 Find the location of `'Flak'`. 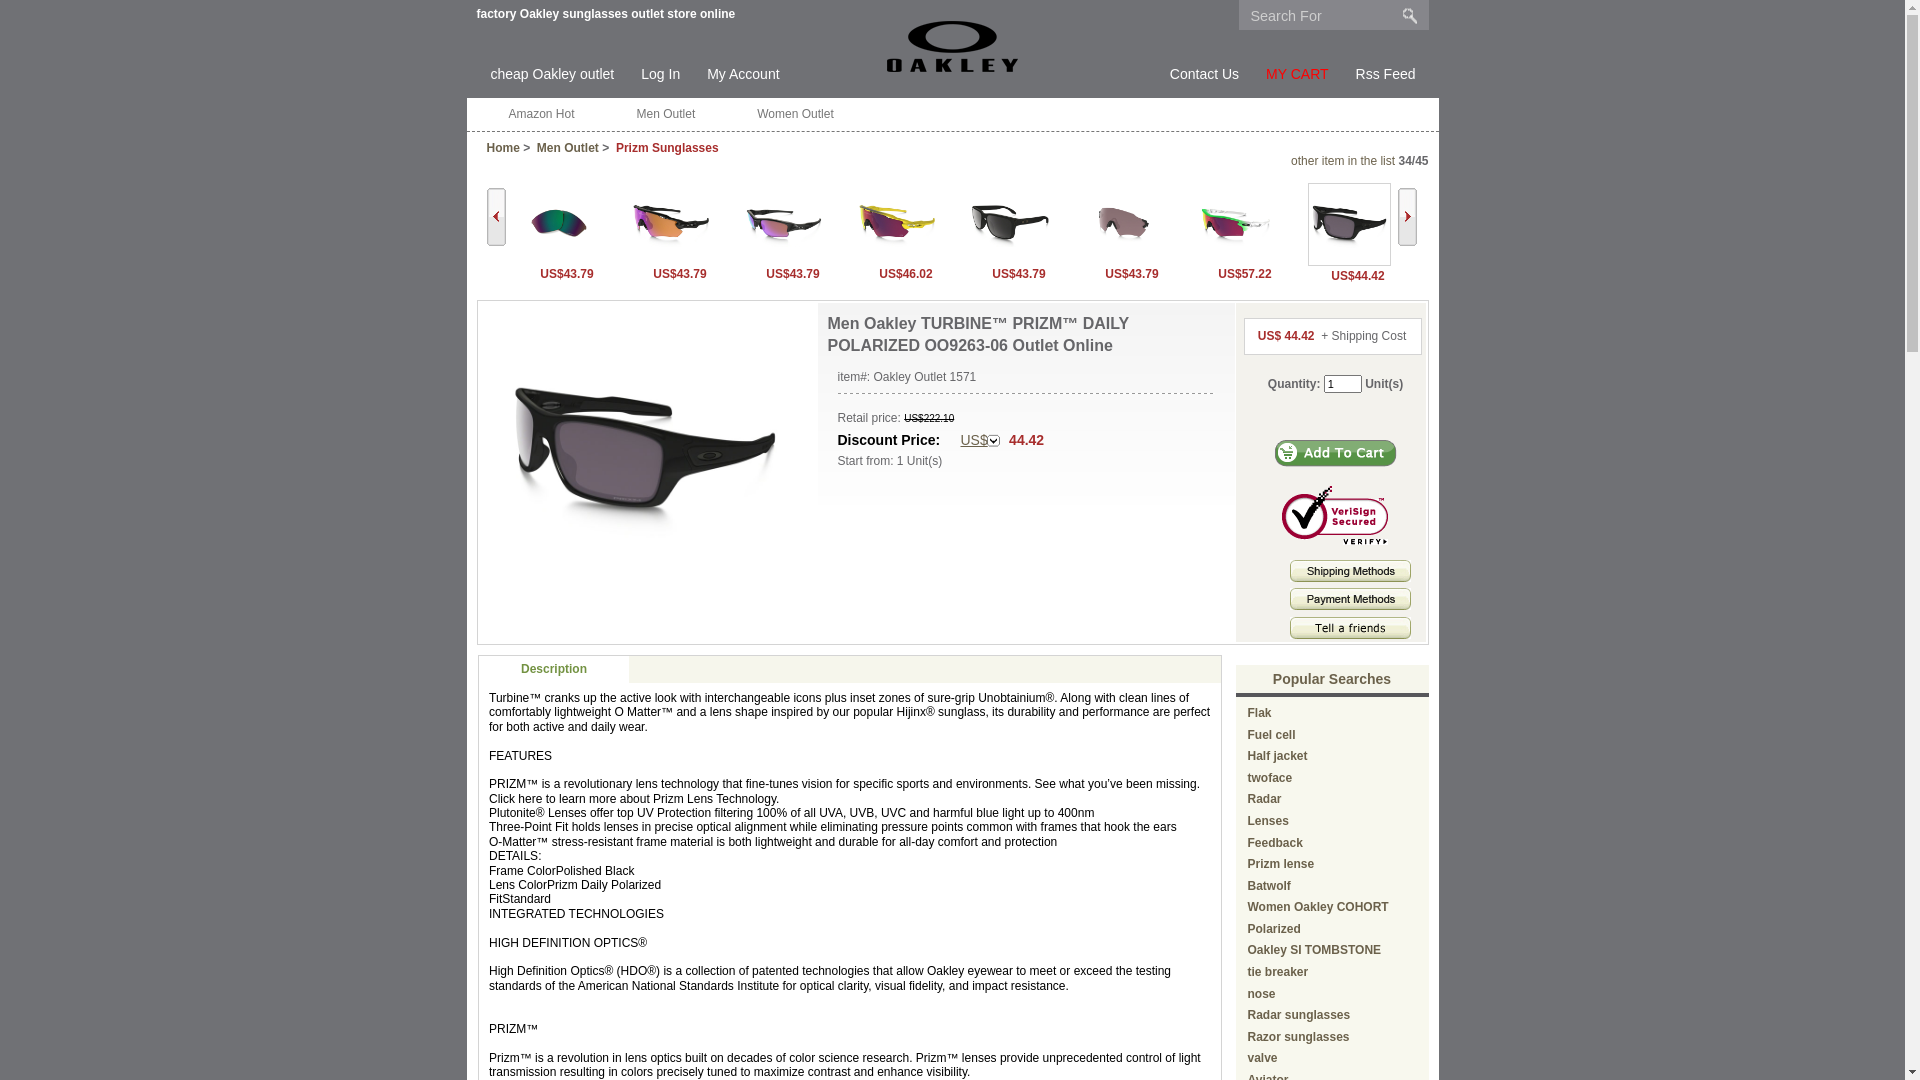

'Flak' is located at coordinates (1247, 712).